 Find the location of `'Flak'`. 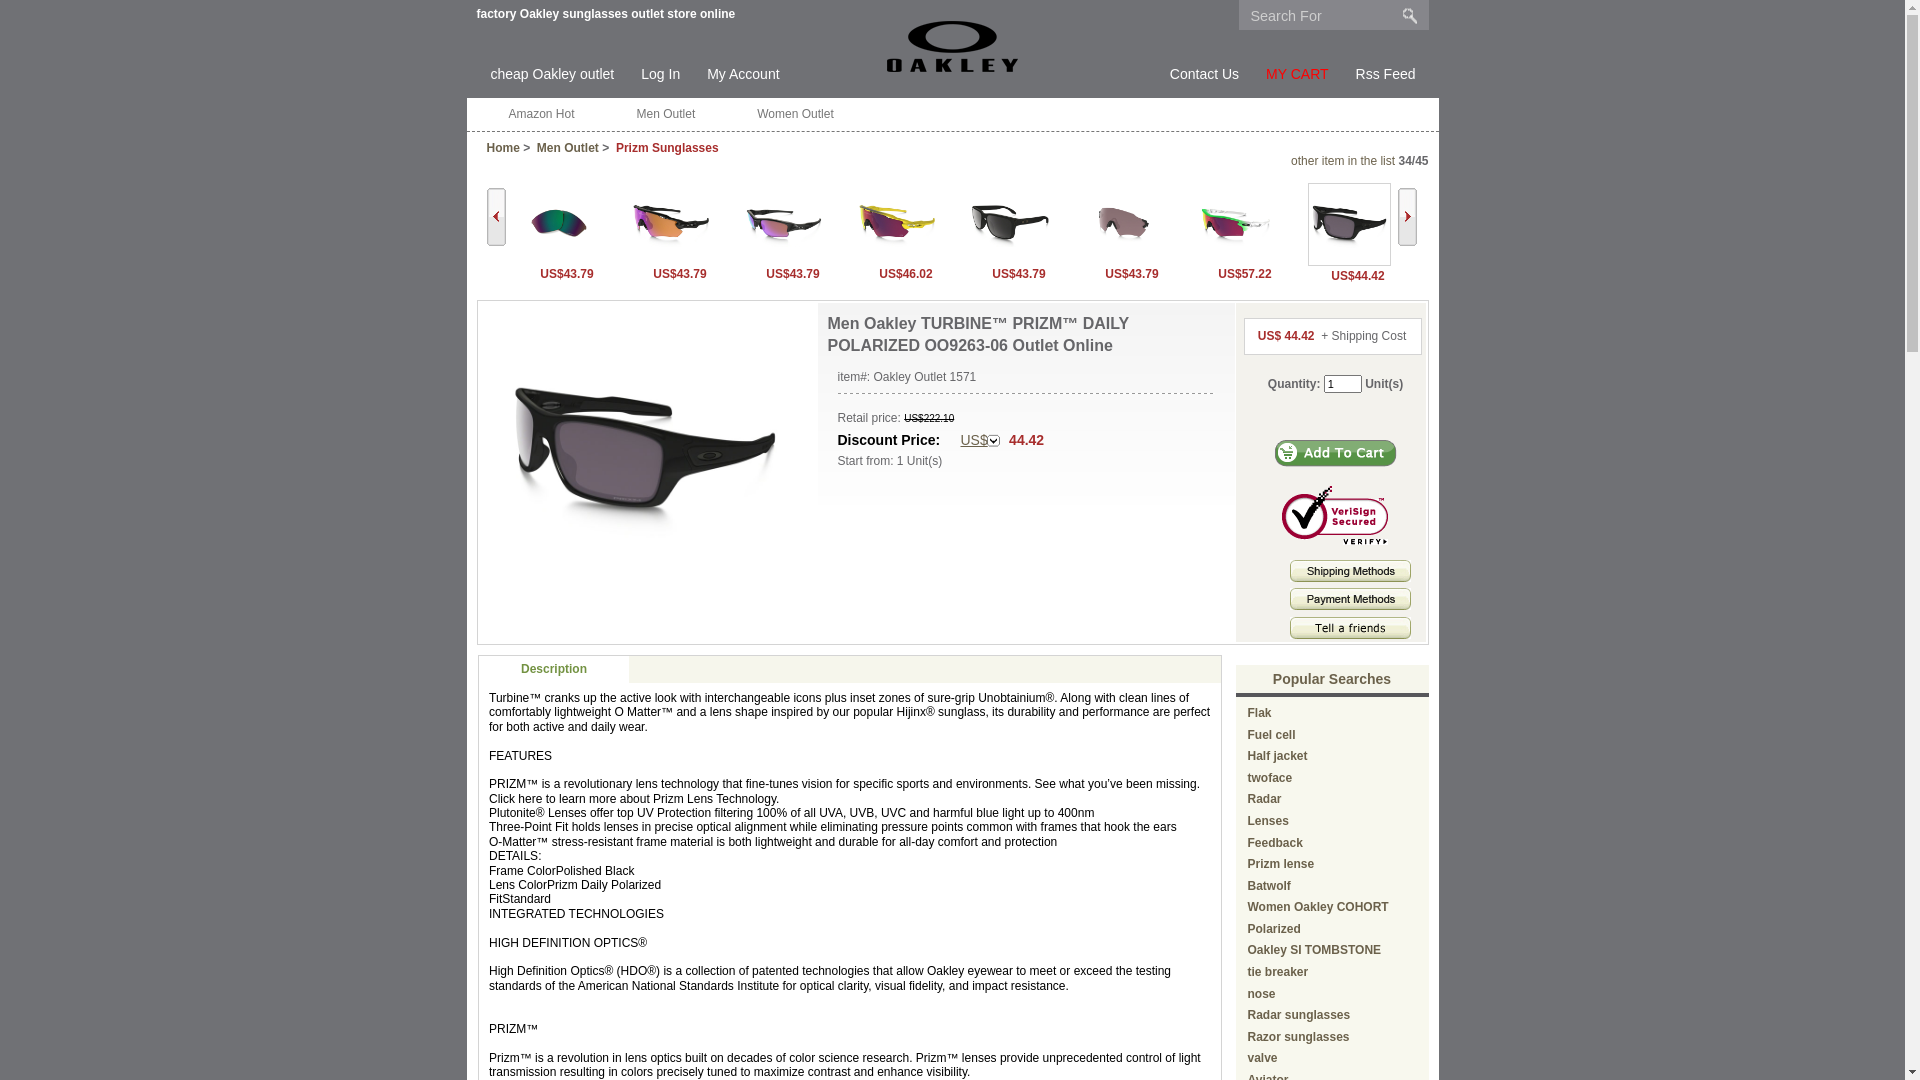

'Flak' is located at coordinates (1247, 712).